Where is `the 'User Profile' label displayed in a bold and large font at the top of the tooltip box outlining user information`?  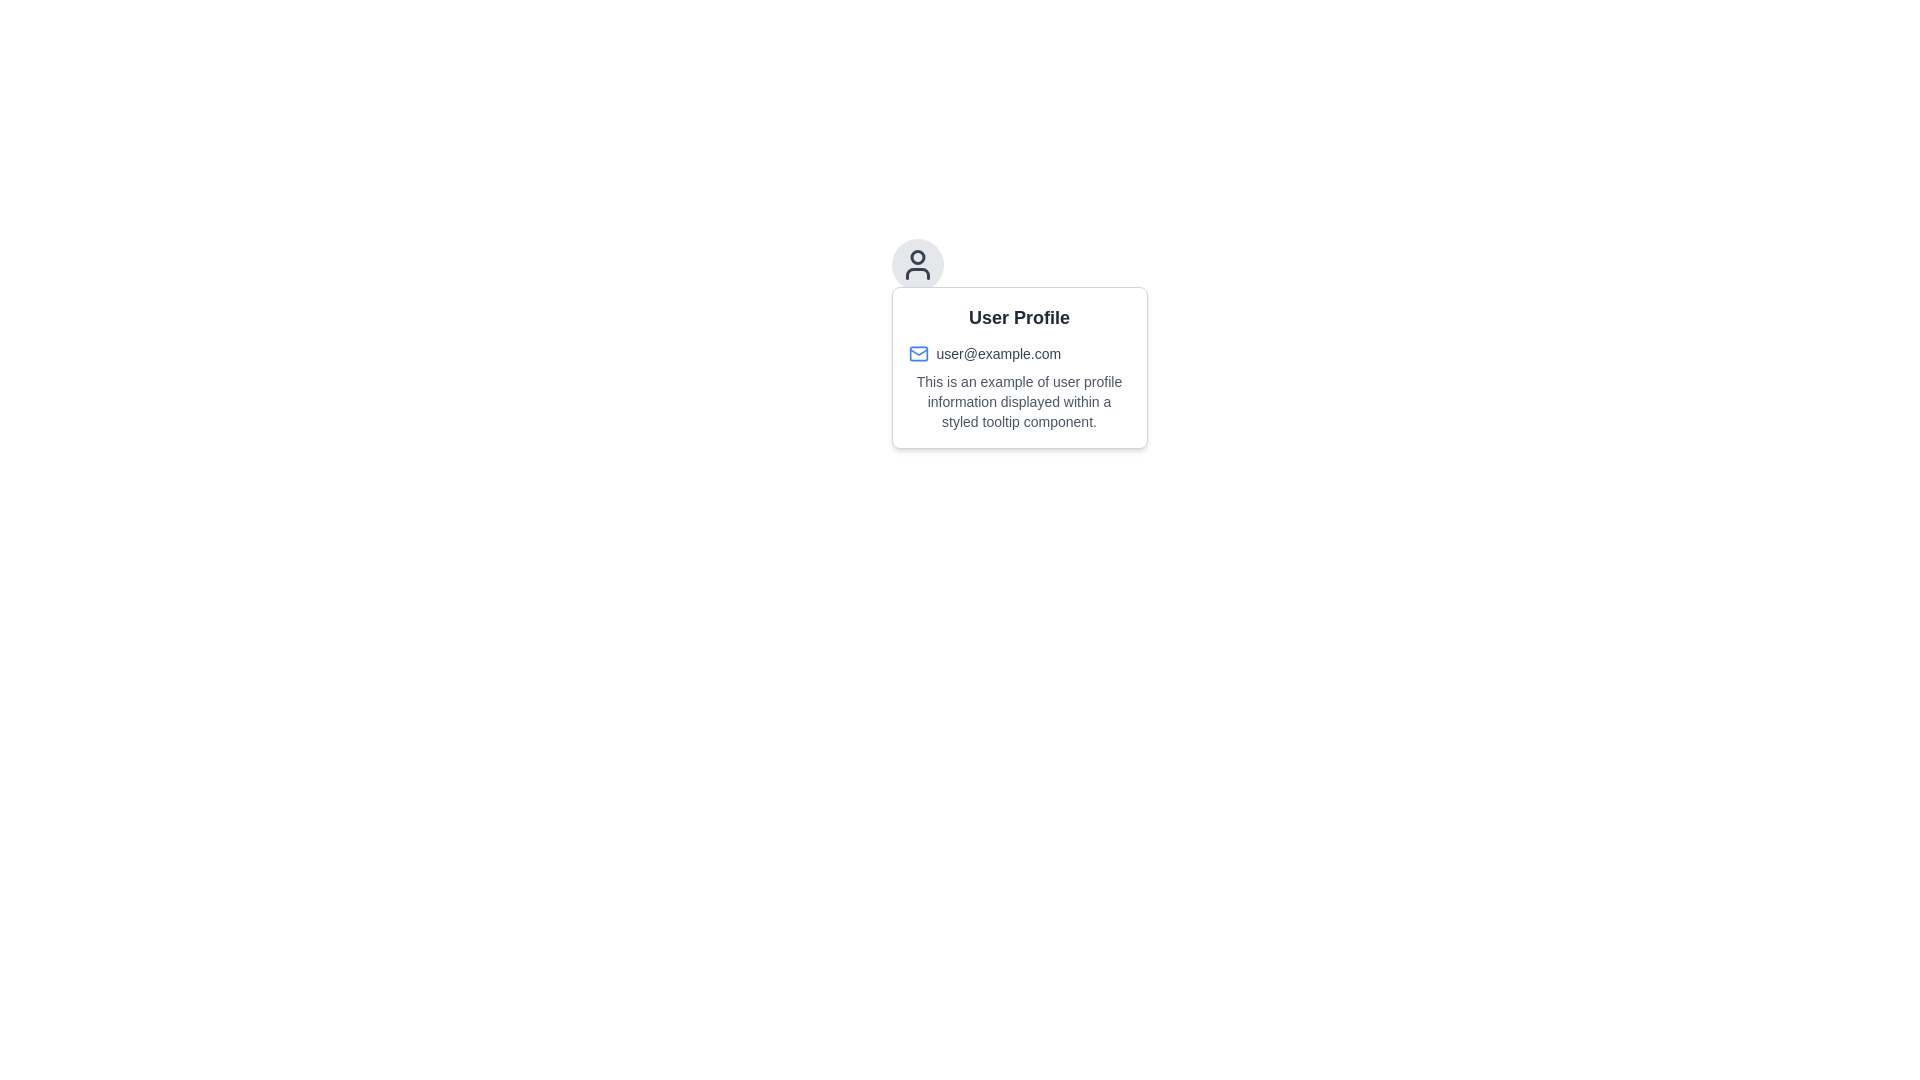 the 'User Profile' label displayed in a bold and large font at the top of the tooltip box outlining user information is located at coordinates (1019, 316).